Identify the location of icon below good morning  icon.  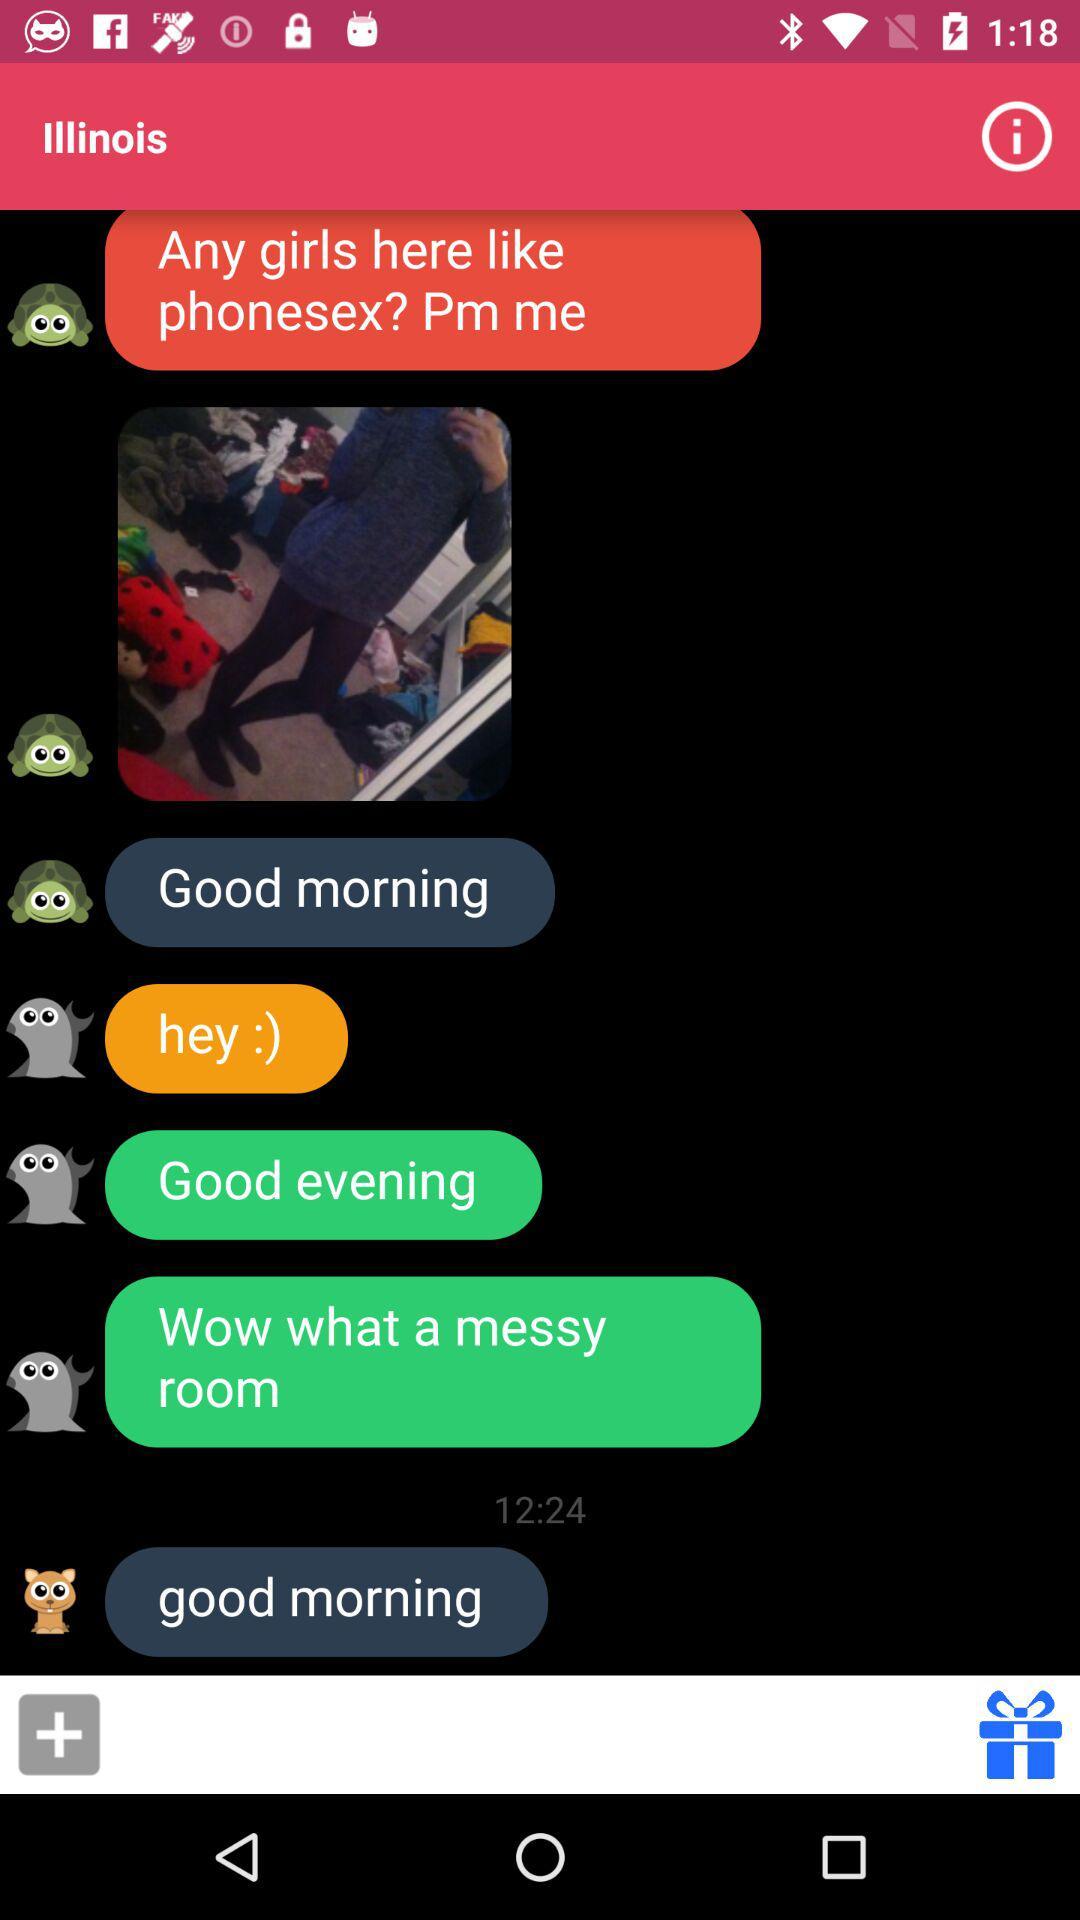
(225, 1038).